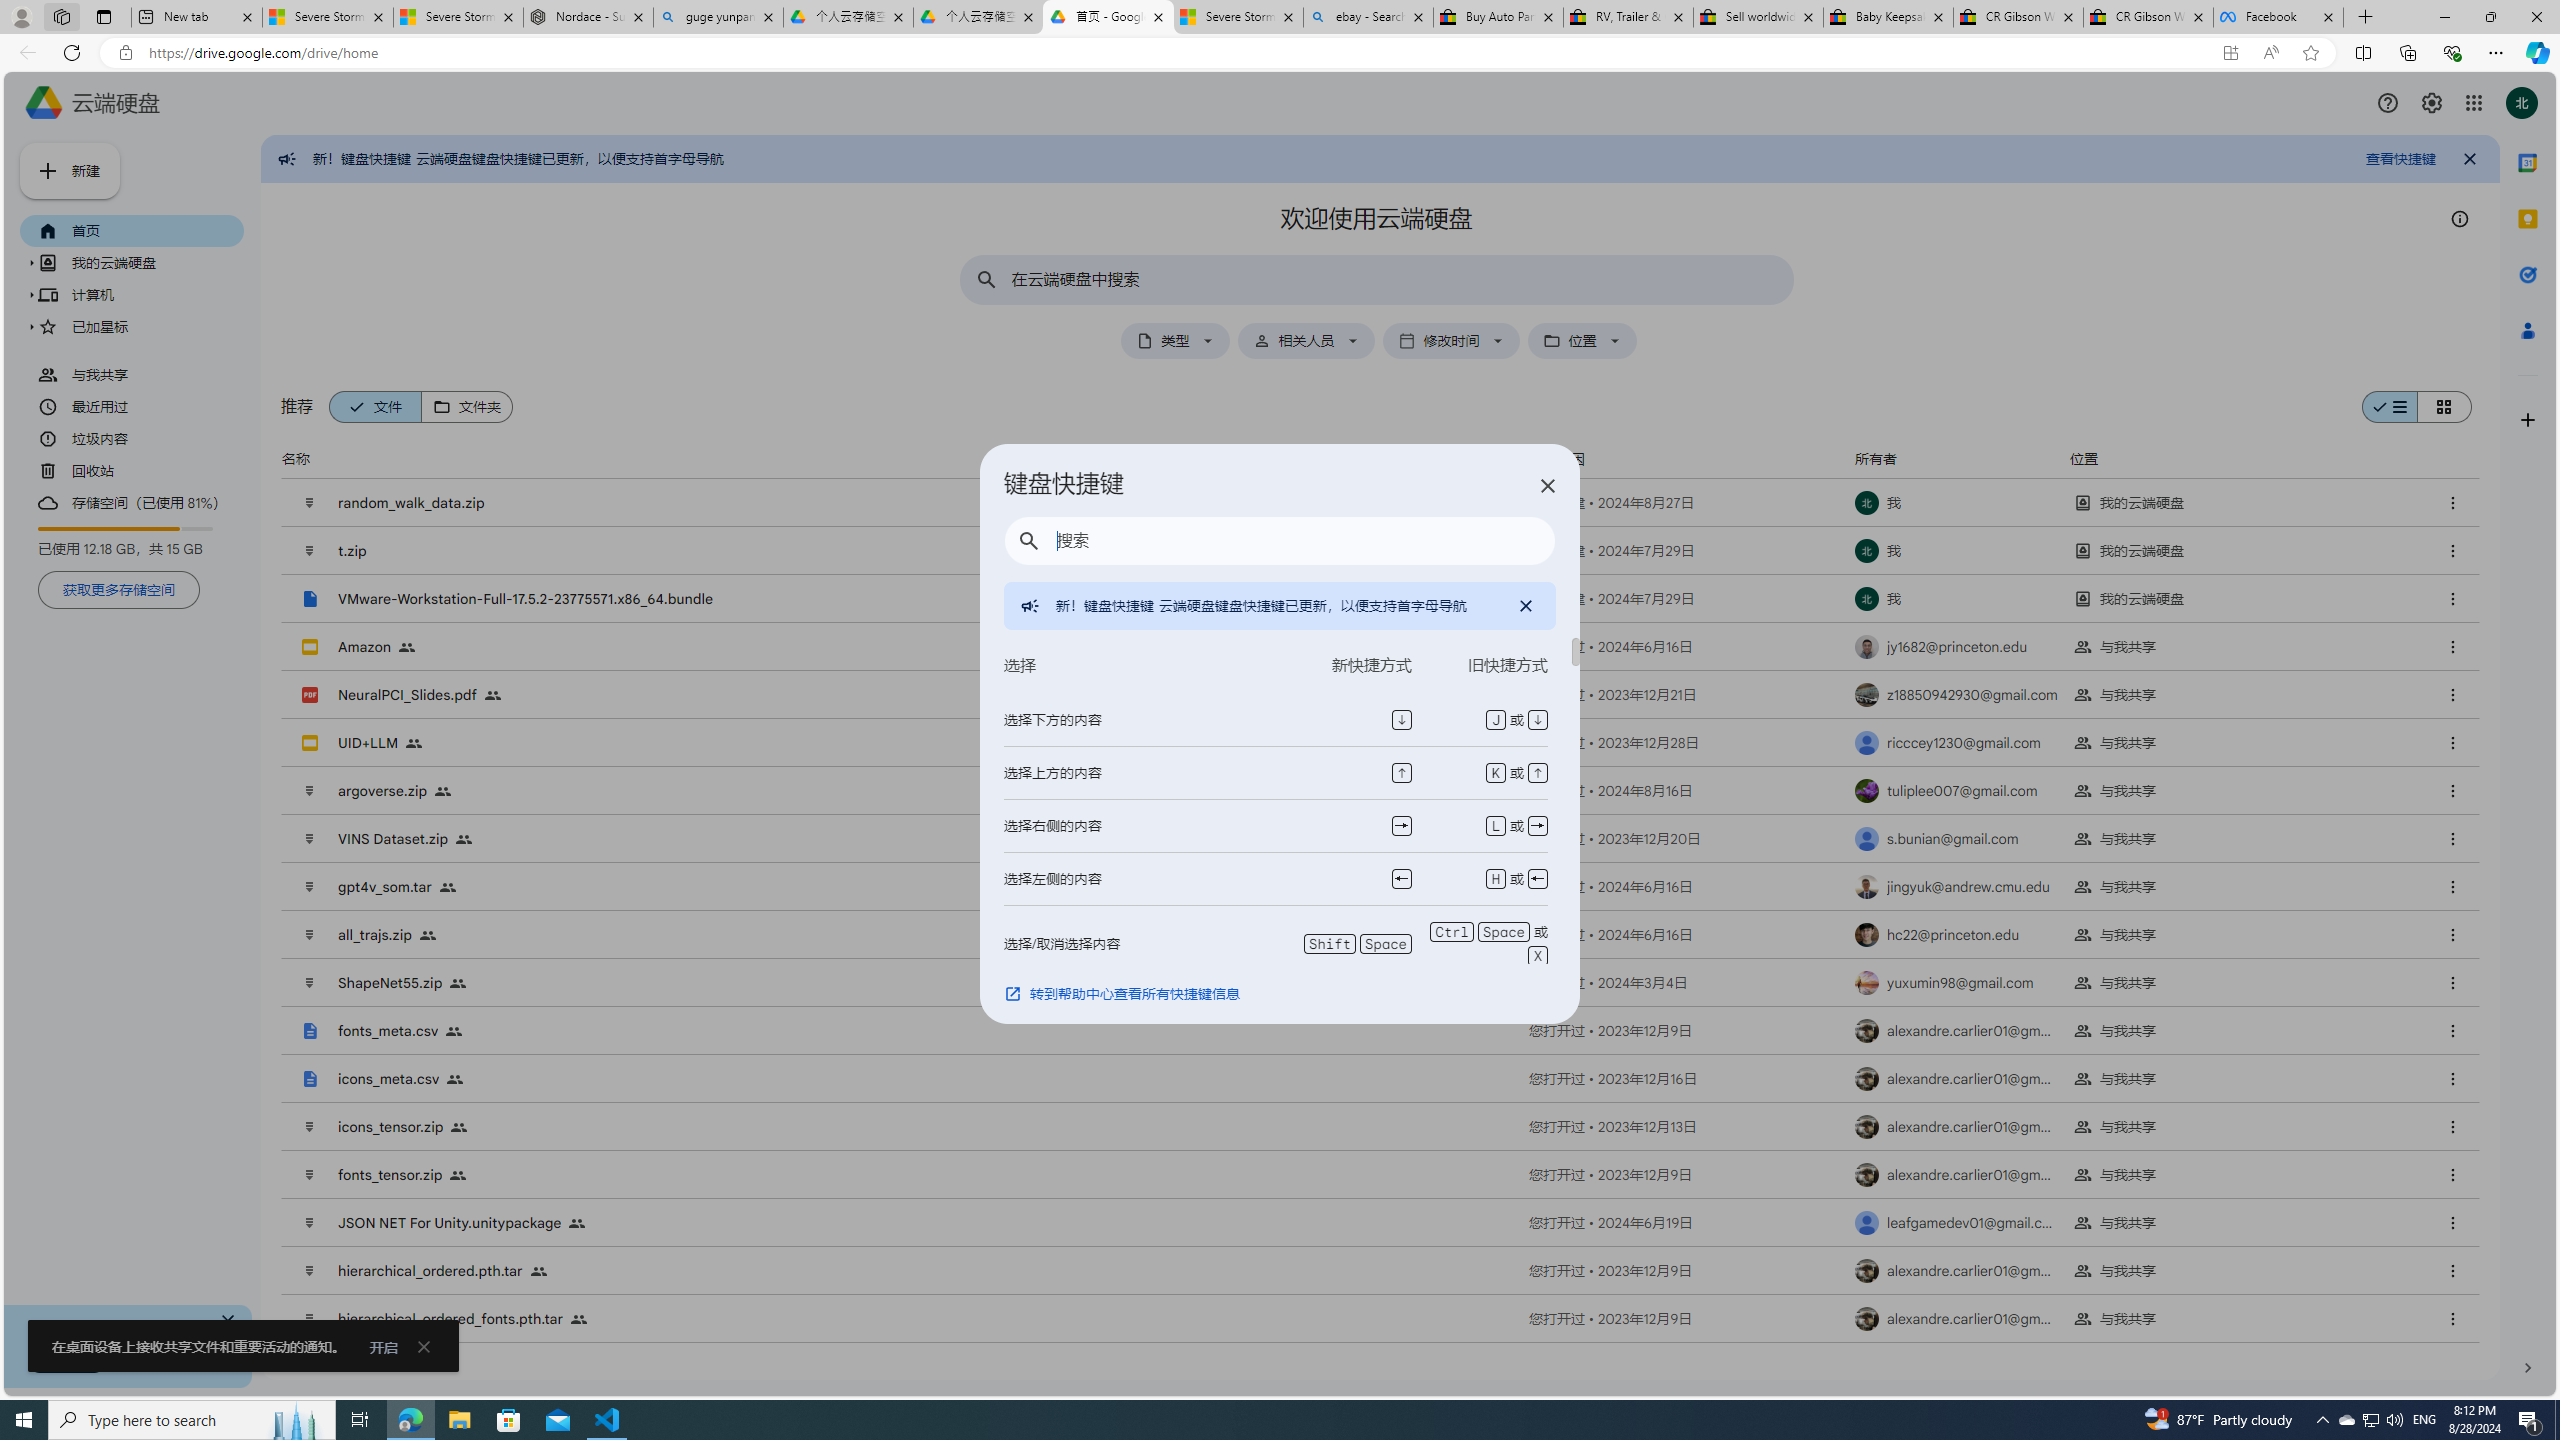  Describe the element at coordinates (2278, 16) in the screenshot. I see `'Facebook'` at that location.